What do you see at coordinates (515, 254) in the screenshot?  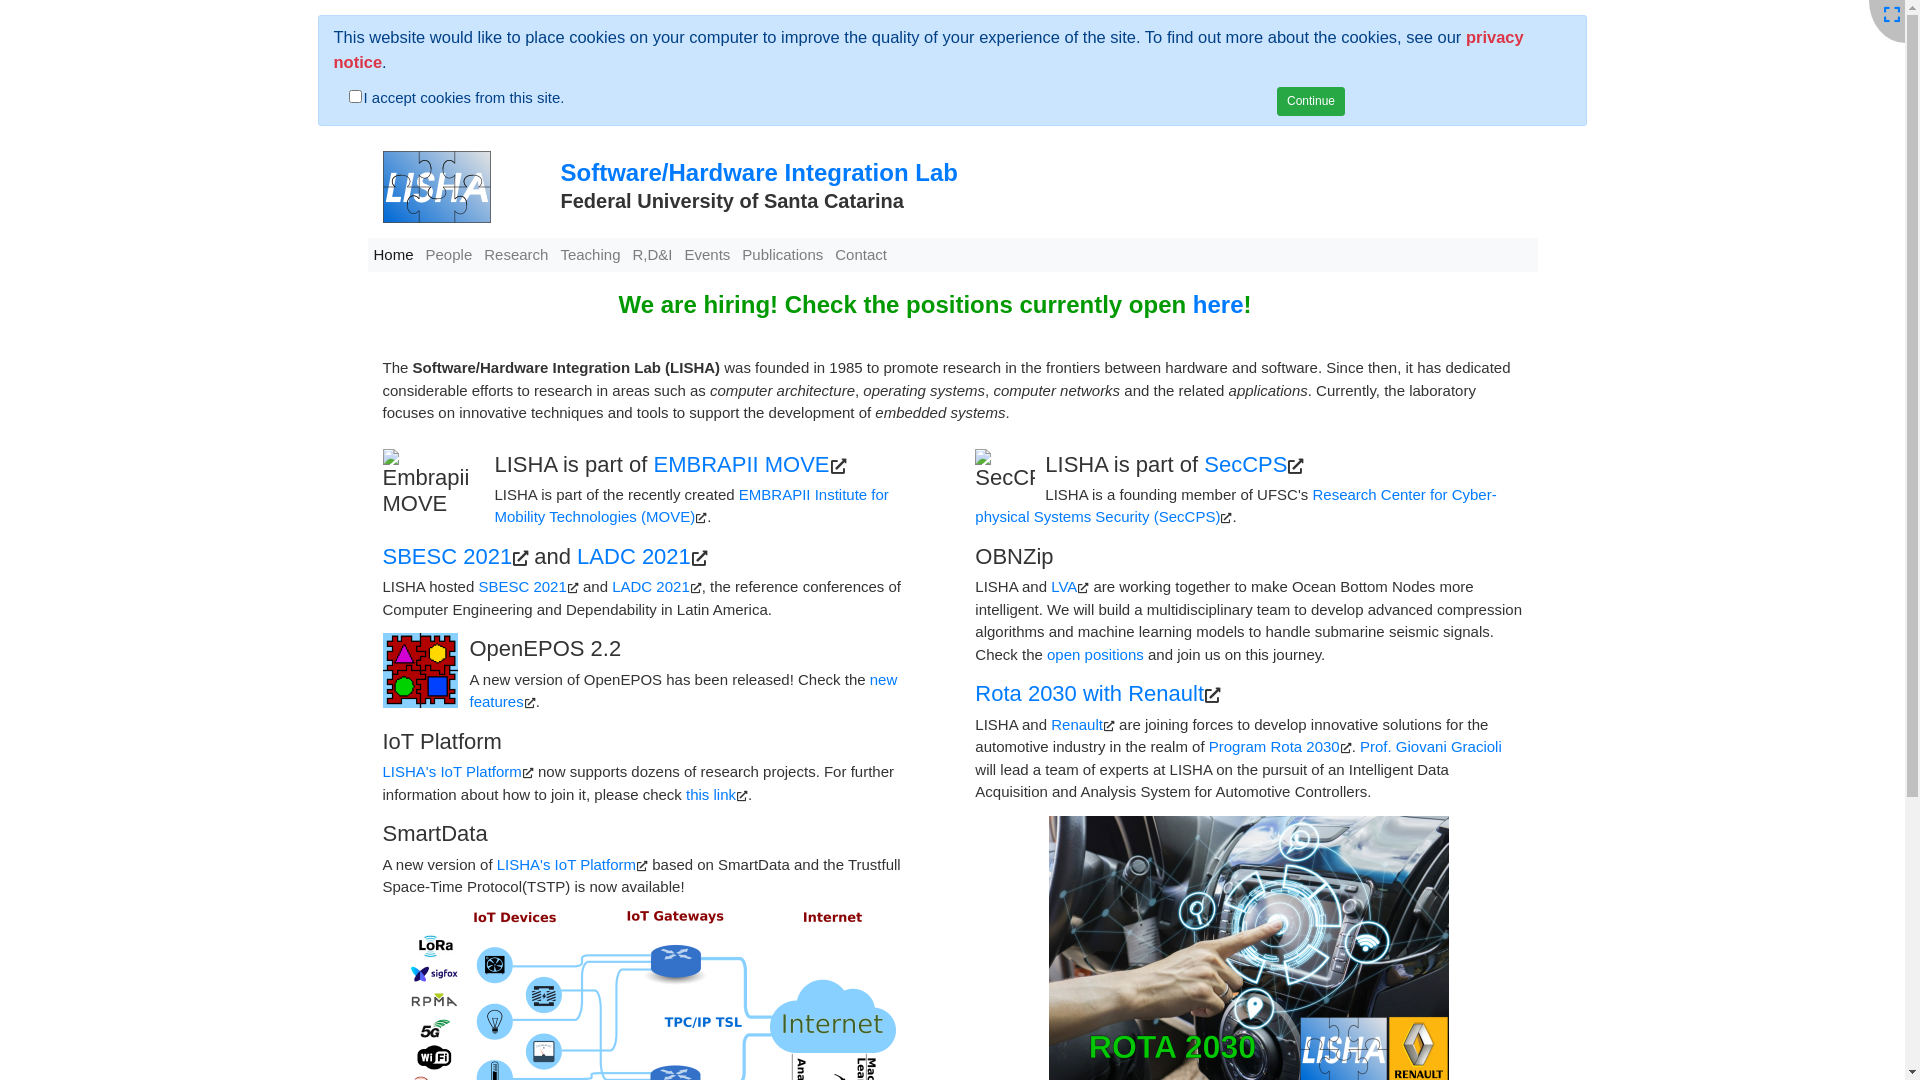 I see `'Research'` at bounding box center [515, 254].